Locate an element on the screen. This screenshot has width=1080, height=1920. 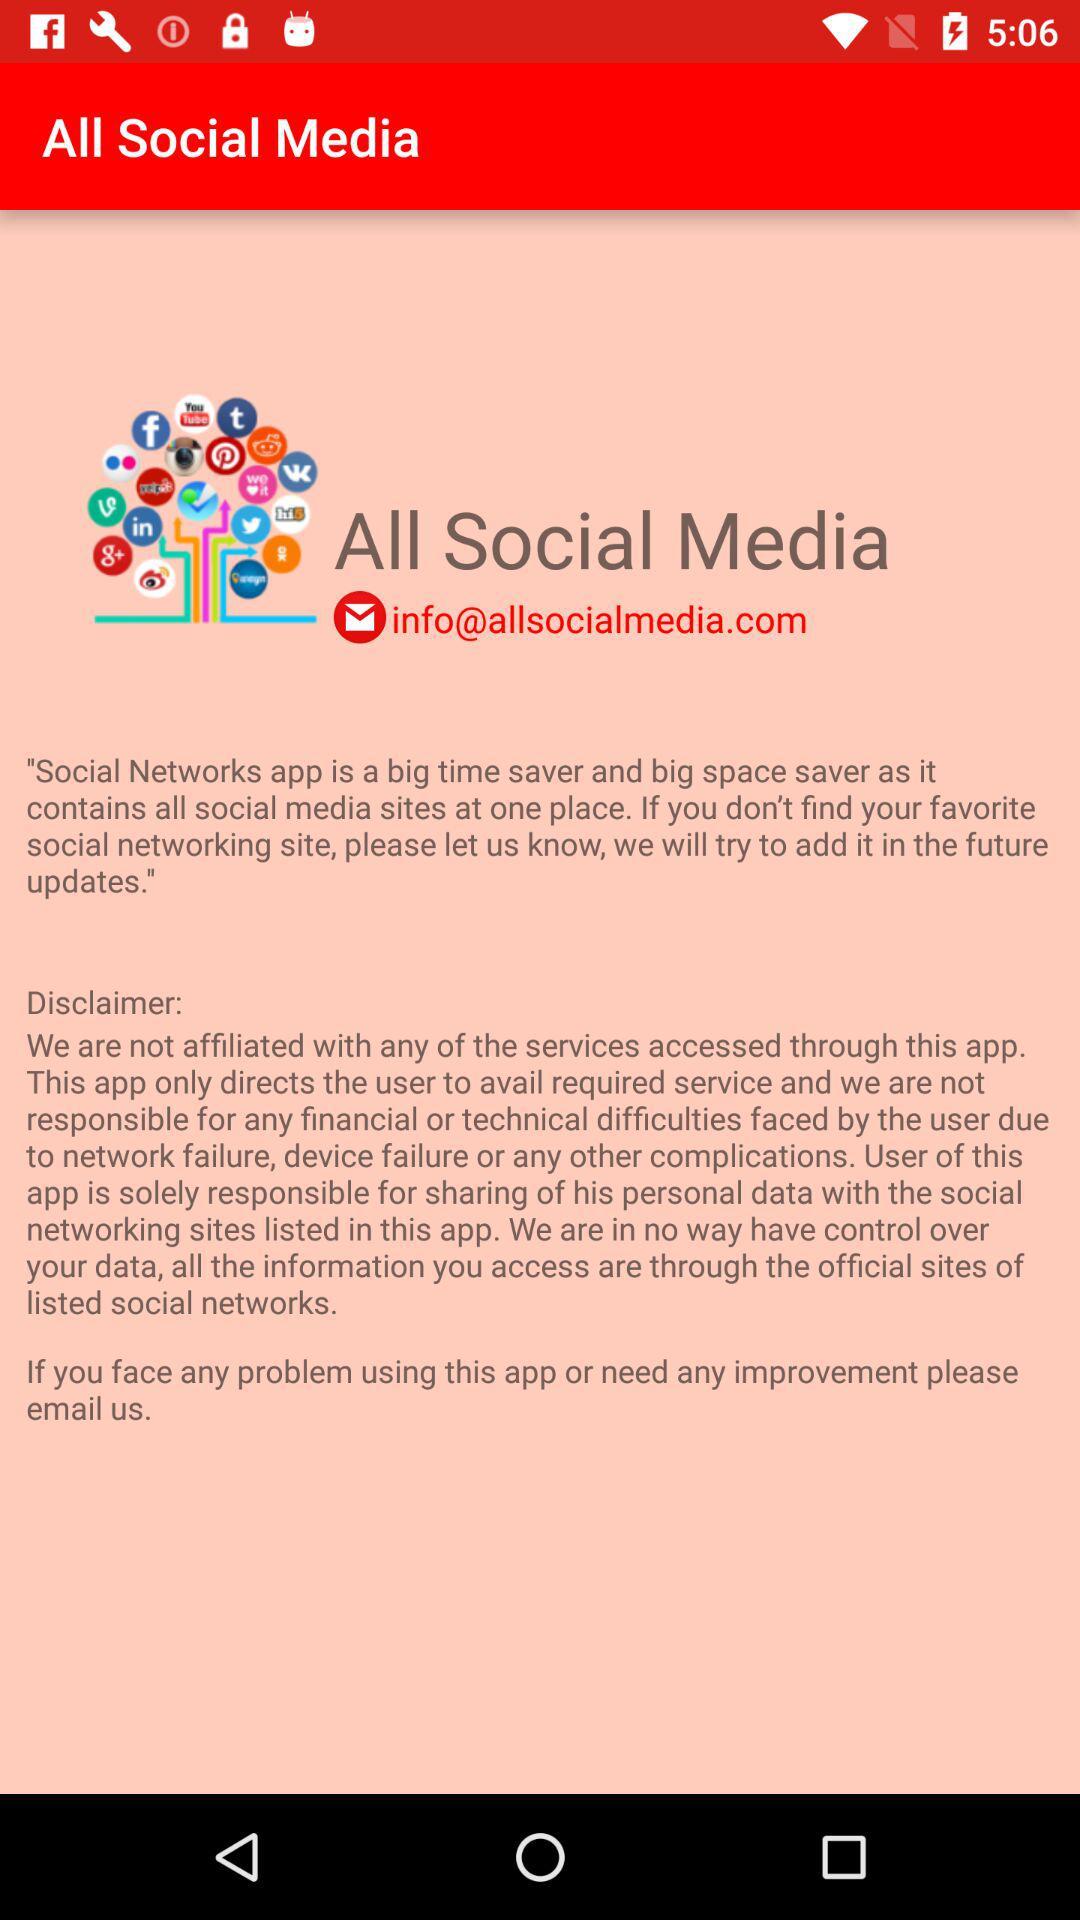
the info@allsocialmedia.com item is located at coordinates (598, 617).